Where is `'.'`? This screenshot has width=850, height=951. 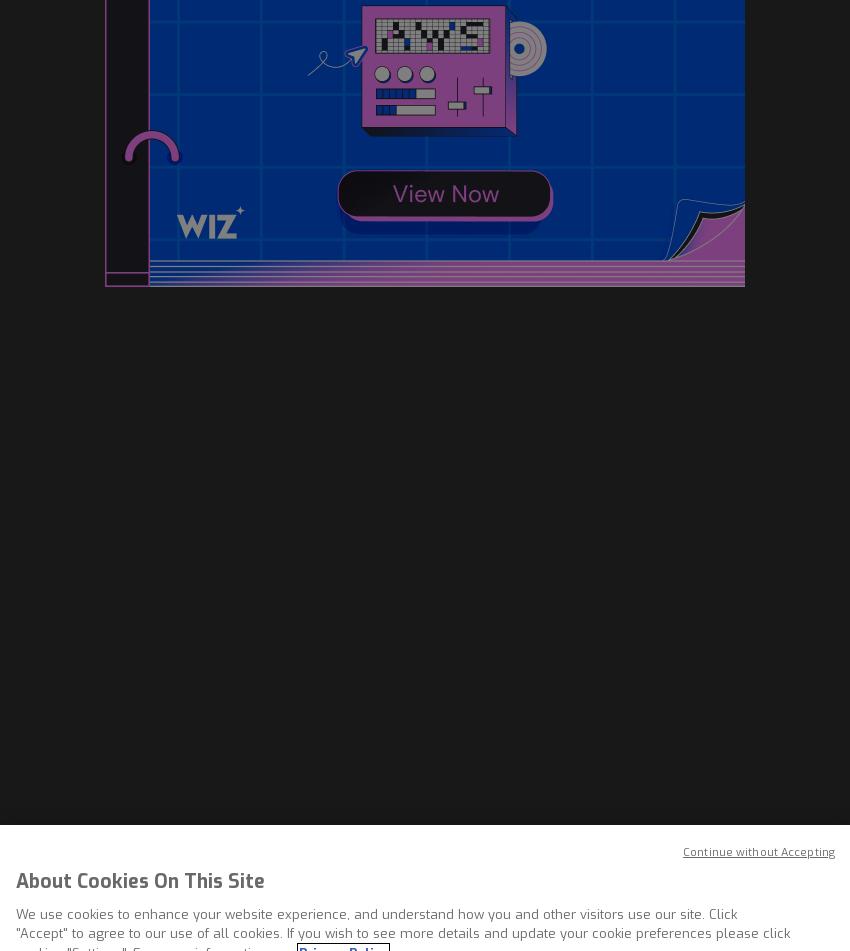 '.' is located at coordinates (413, 685).